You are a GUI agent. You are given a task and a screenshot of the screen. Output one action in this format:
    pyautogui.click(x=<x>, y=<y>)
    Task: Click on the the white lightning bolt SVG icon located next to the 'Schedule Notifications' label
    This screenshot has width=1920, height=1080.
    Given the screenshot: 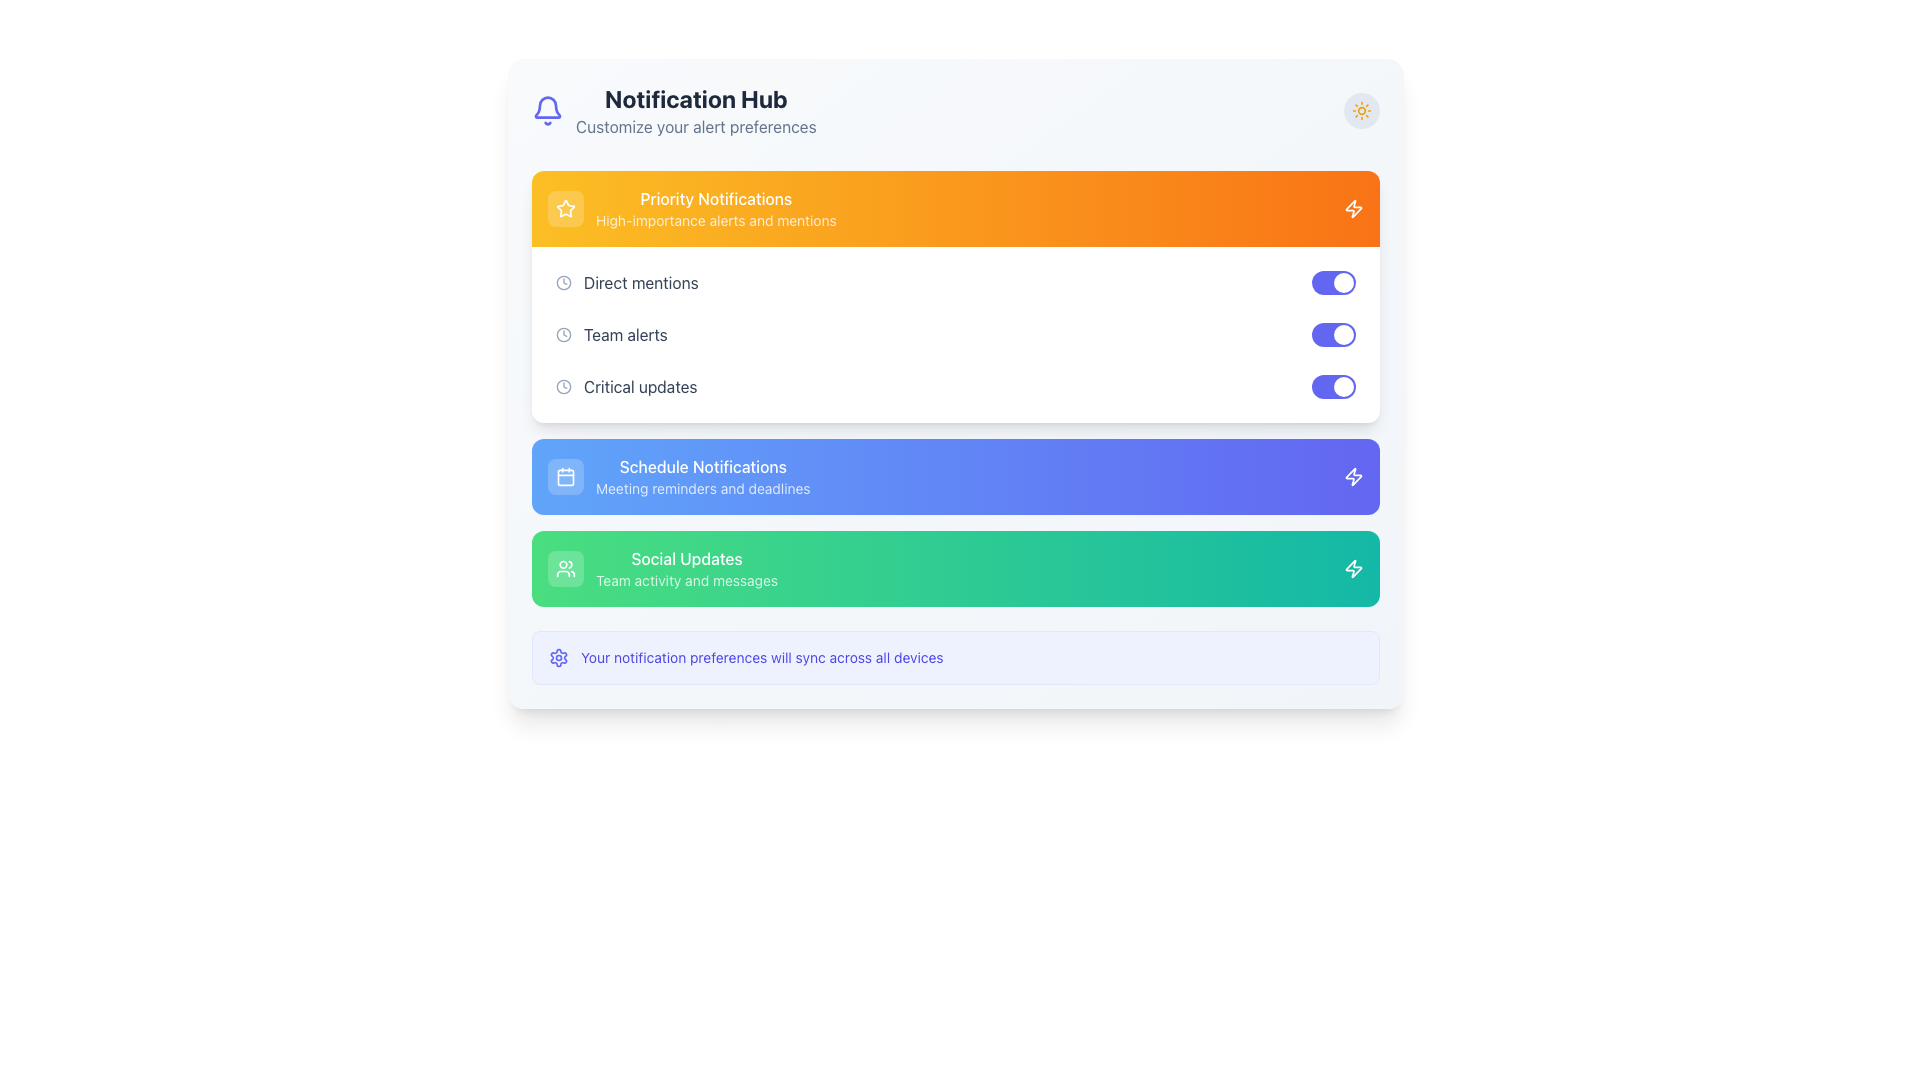 What is the action you would take?
    pyautogui.click(x=1353, y=477)
    